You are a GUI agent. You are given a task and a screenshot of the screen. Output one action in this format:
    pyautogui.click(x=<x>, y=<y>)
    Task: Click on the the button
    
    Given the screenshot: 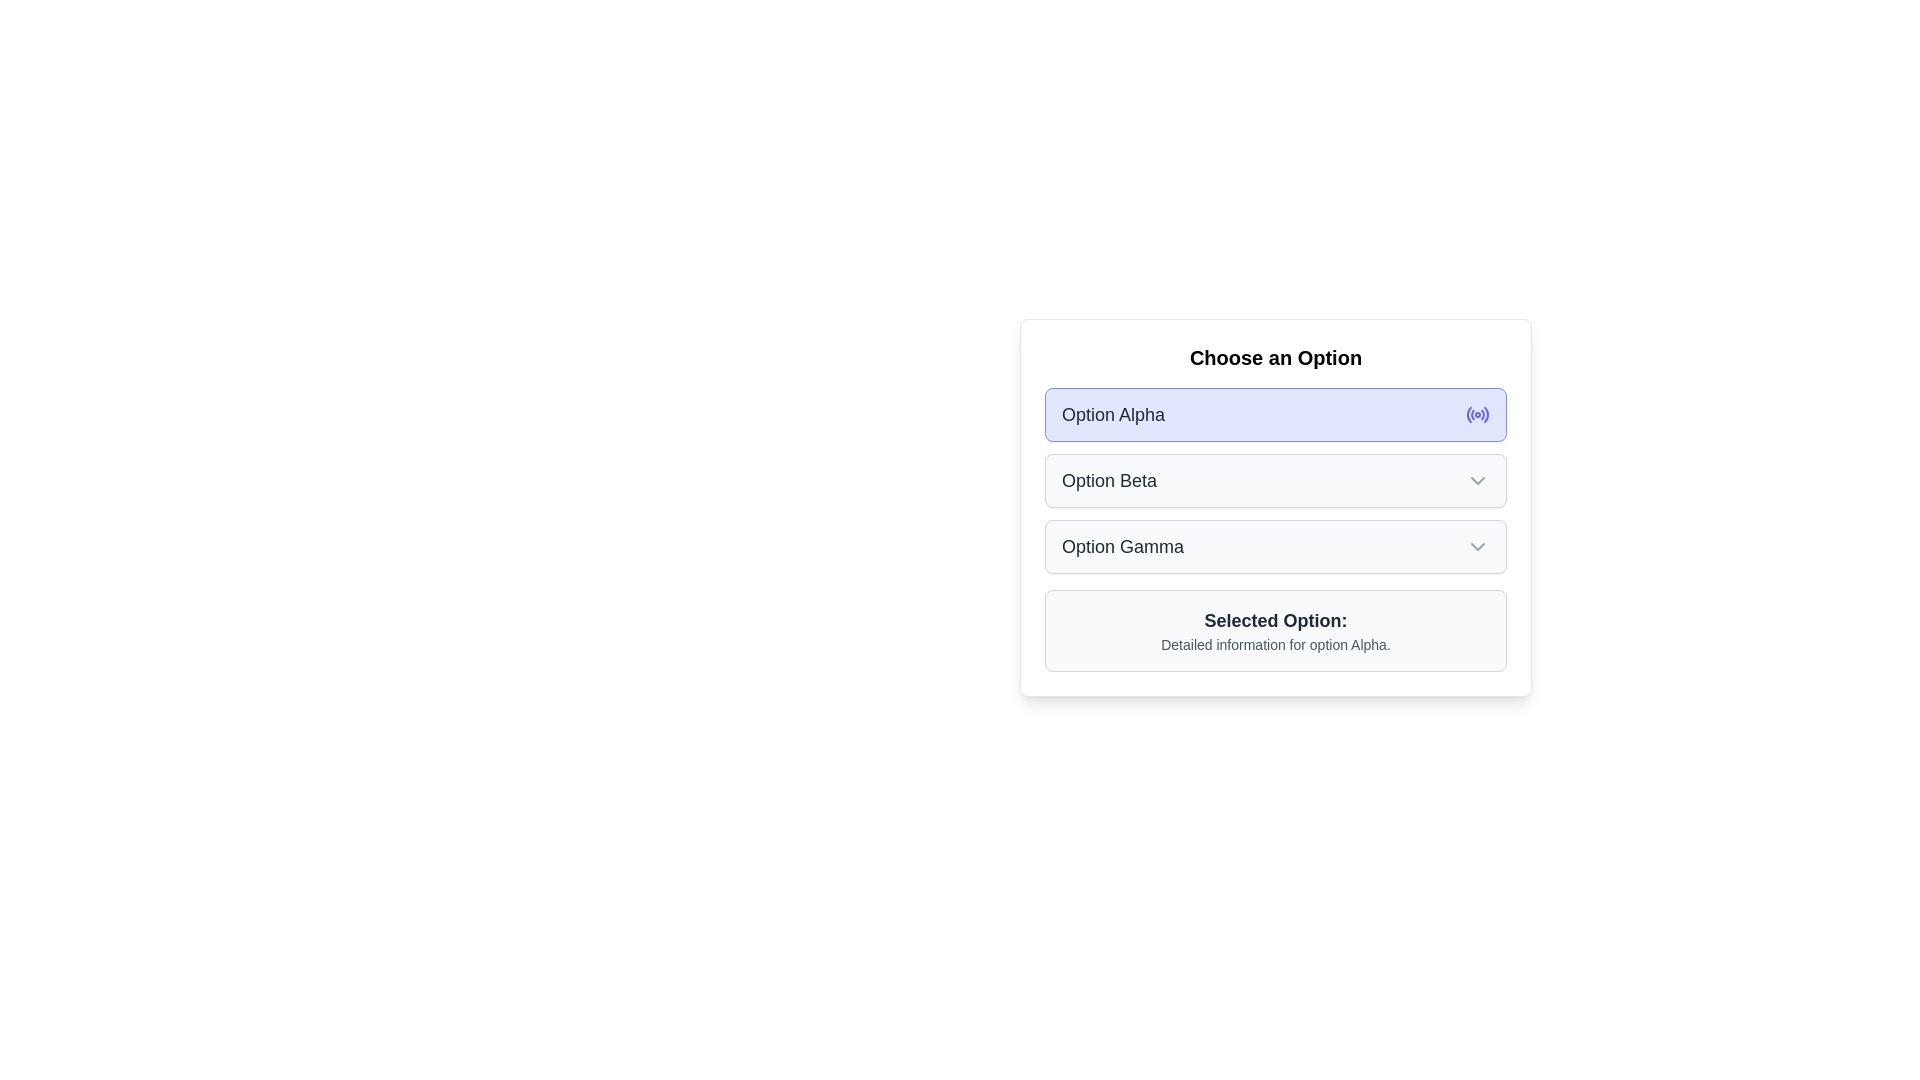 What is the action you would take?
    pyautogui.click(x=1275, y=481)
    